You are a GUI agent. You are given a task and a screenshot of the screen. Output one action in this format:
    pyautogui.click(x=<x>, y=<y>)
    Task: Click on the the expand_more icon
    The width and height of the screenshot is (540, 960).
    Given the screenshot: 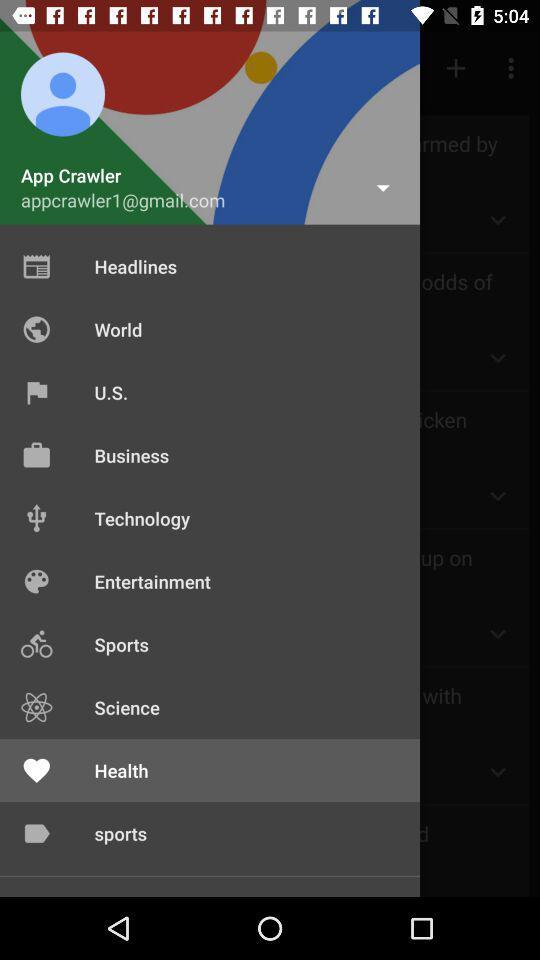 What is the action you would take?
    pyautogui.click(x=496, y=771)
    